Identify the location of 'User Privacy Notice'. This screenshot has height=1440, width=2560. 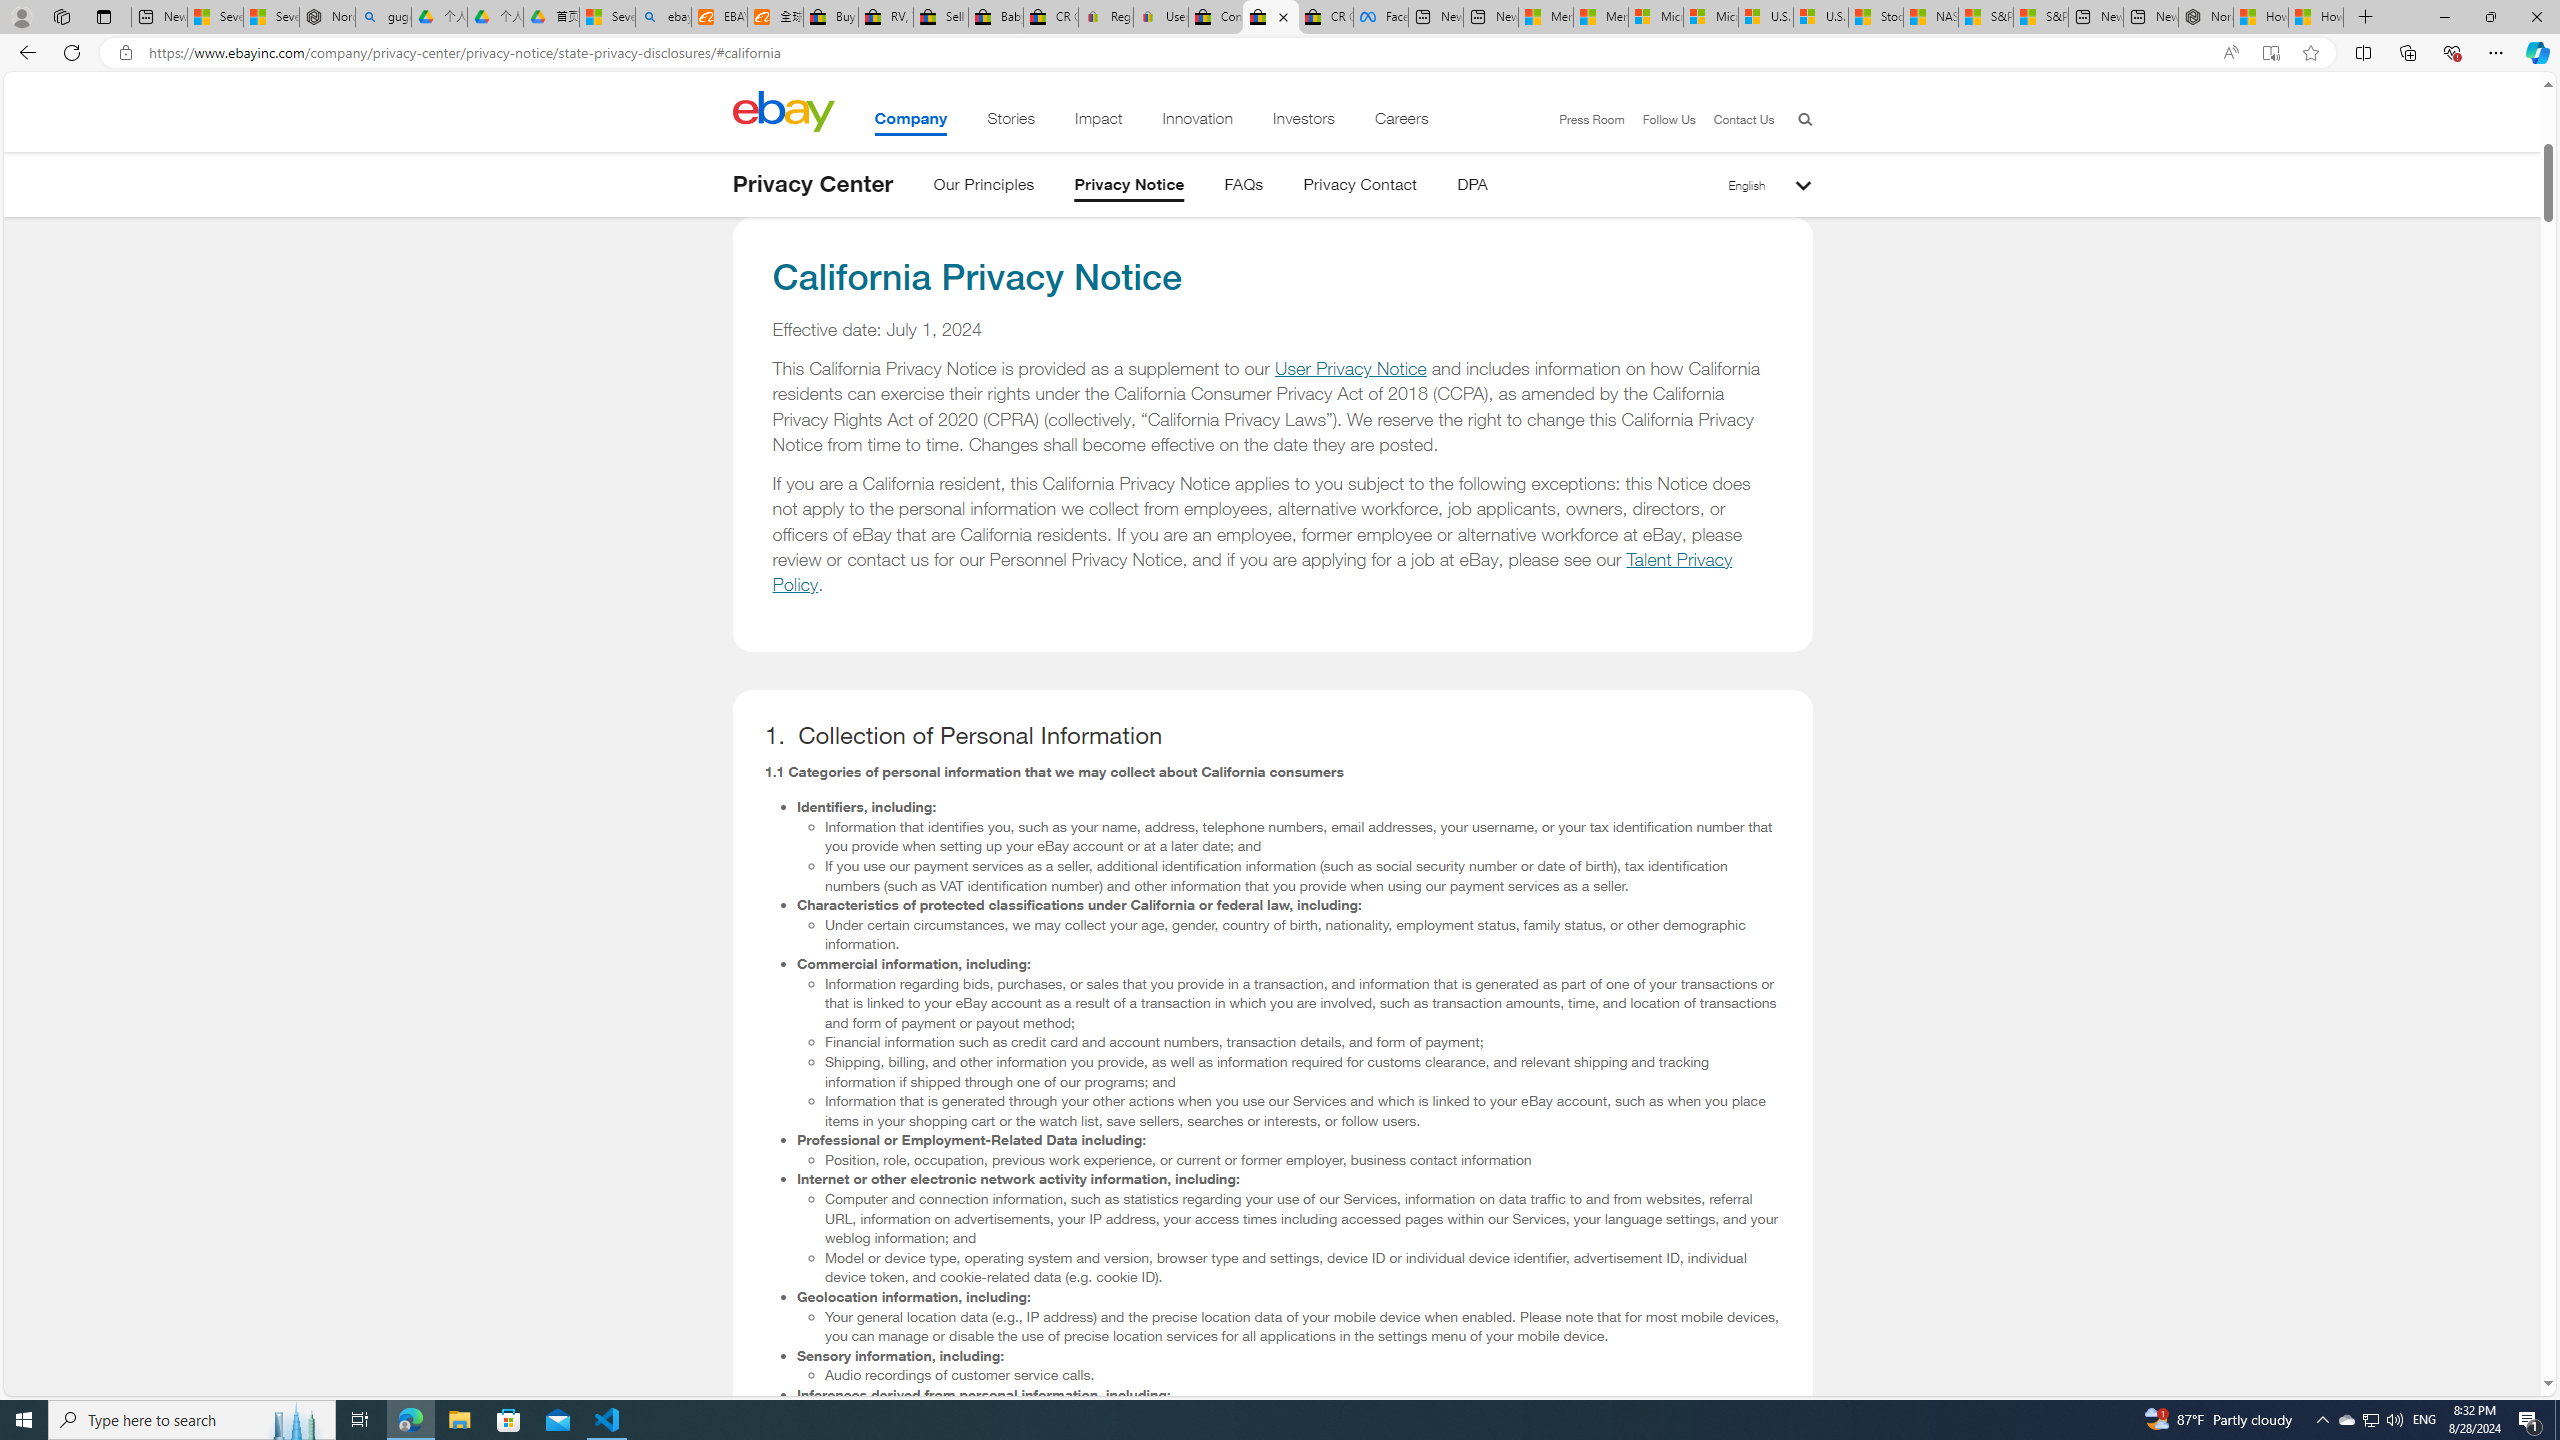
(1349, 368).